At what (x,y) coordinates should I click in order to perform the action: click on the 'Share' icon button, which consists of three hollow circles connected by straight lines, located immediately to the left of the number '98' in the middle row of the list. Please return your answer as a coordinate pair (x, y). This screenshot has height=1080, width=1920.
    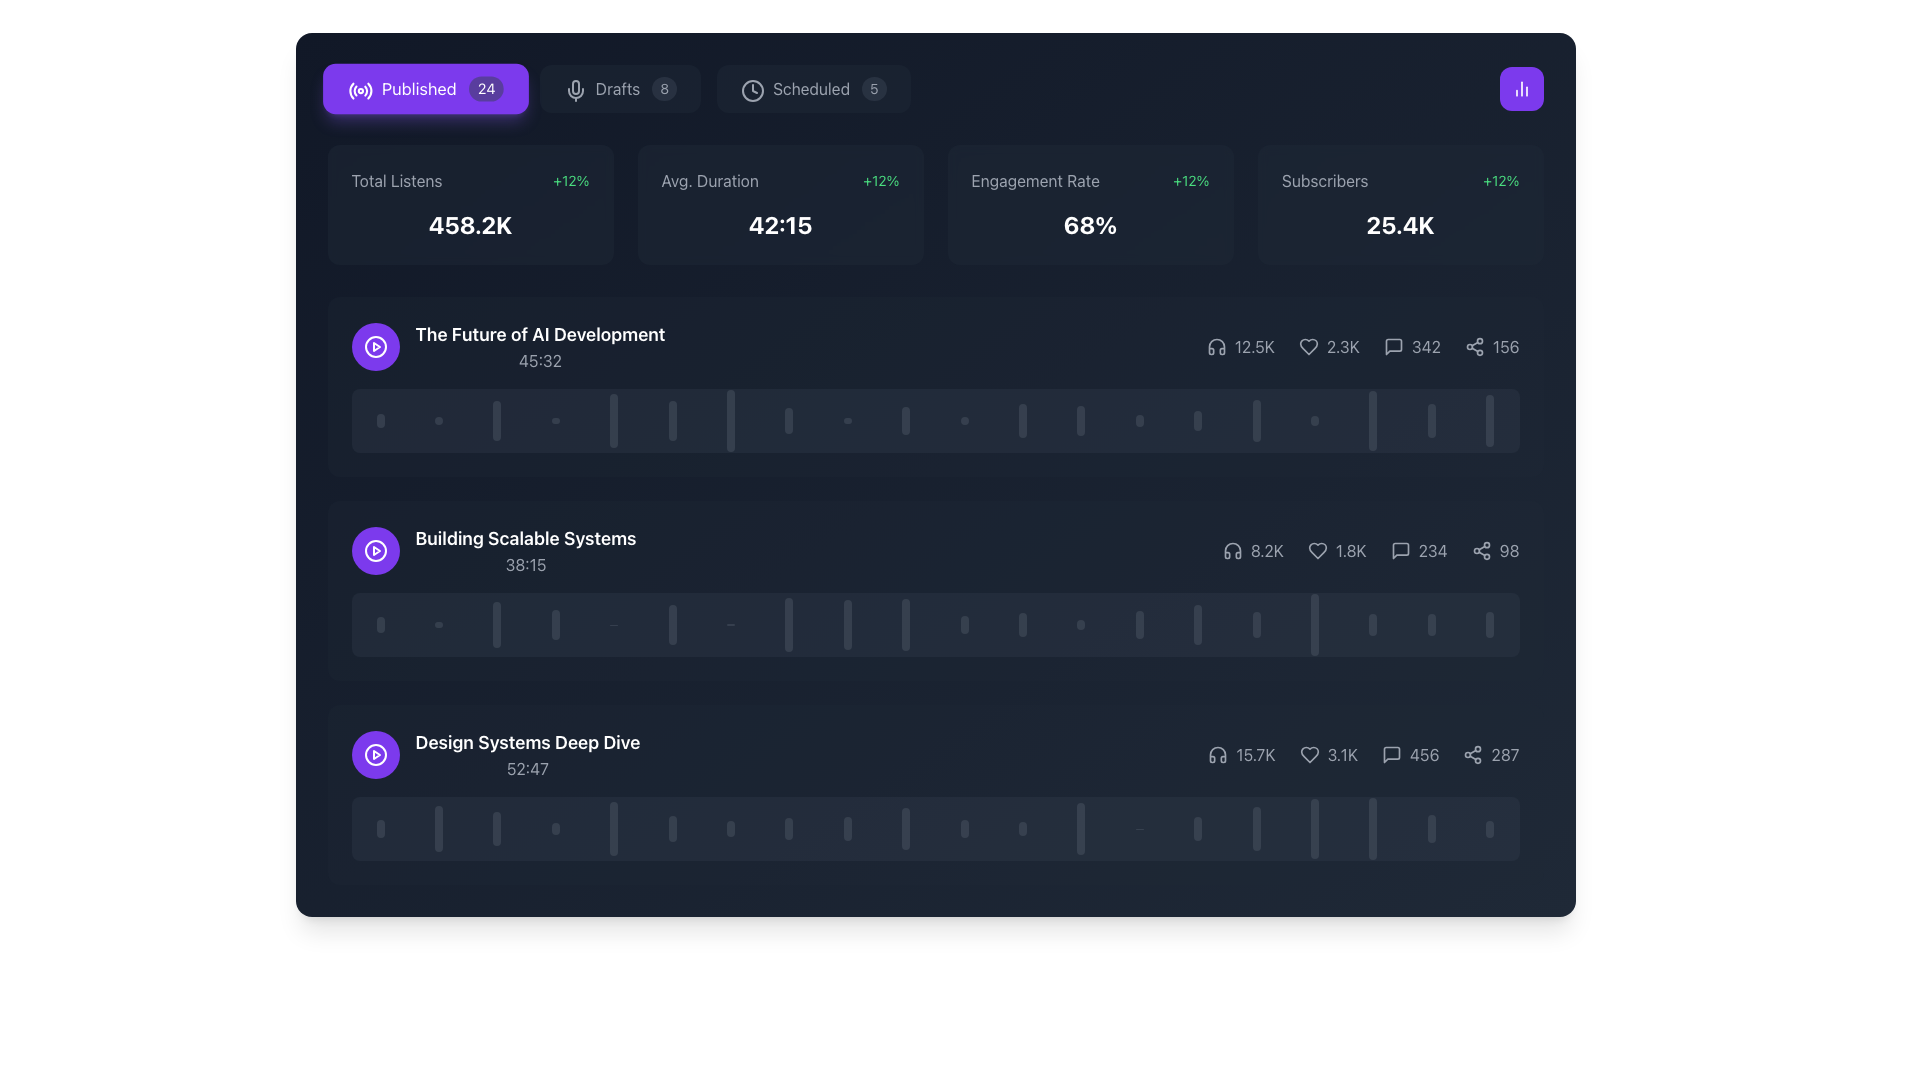
    Looking at the image, I should click on (1481, 551).